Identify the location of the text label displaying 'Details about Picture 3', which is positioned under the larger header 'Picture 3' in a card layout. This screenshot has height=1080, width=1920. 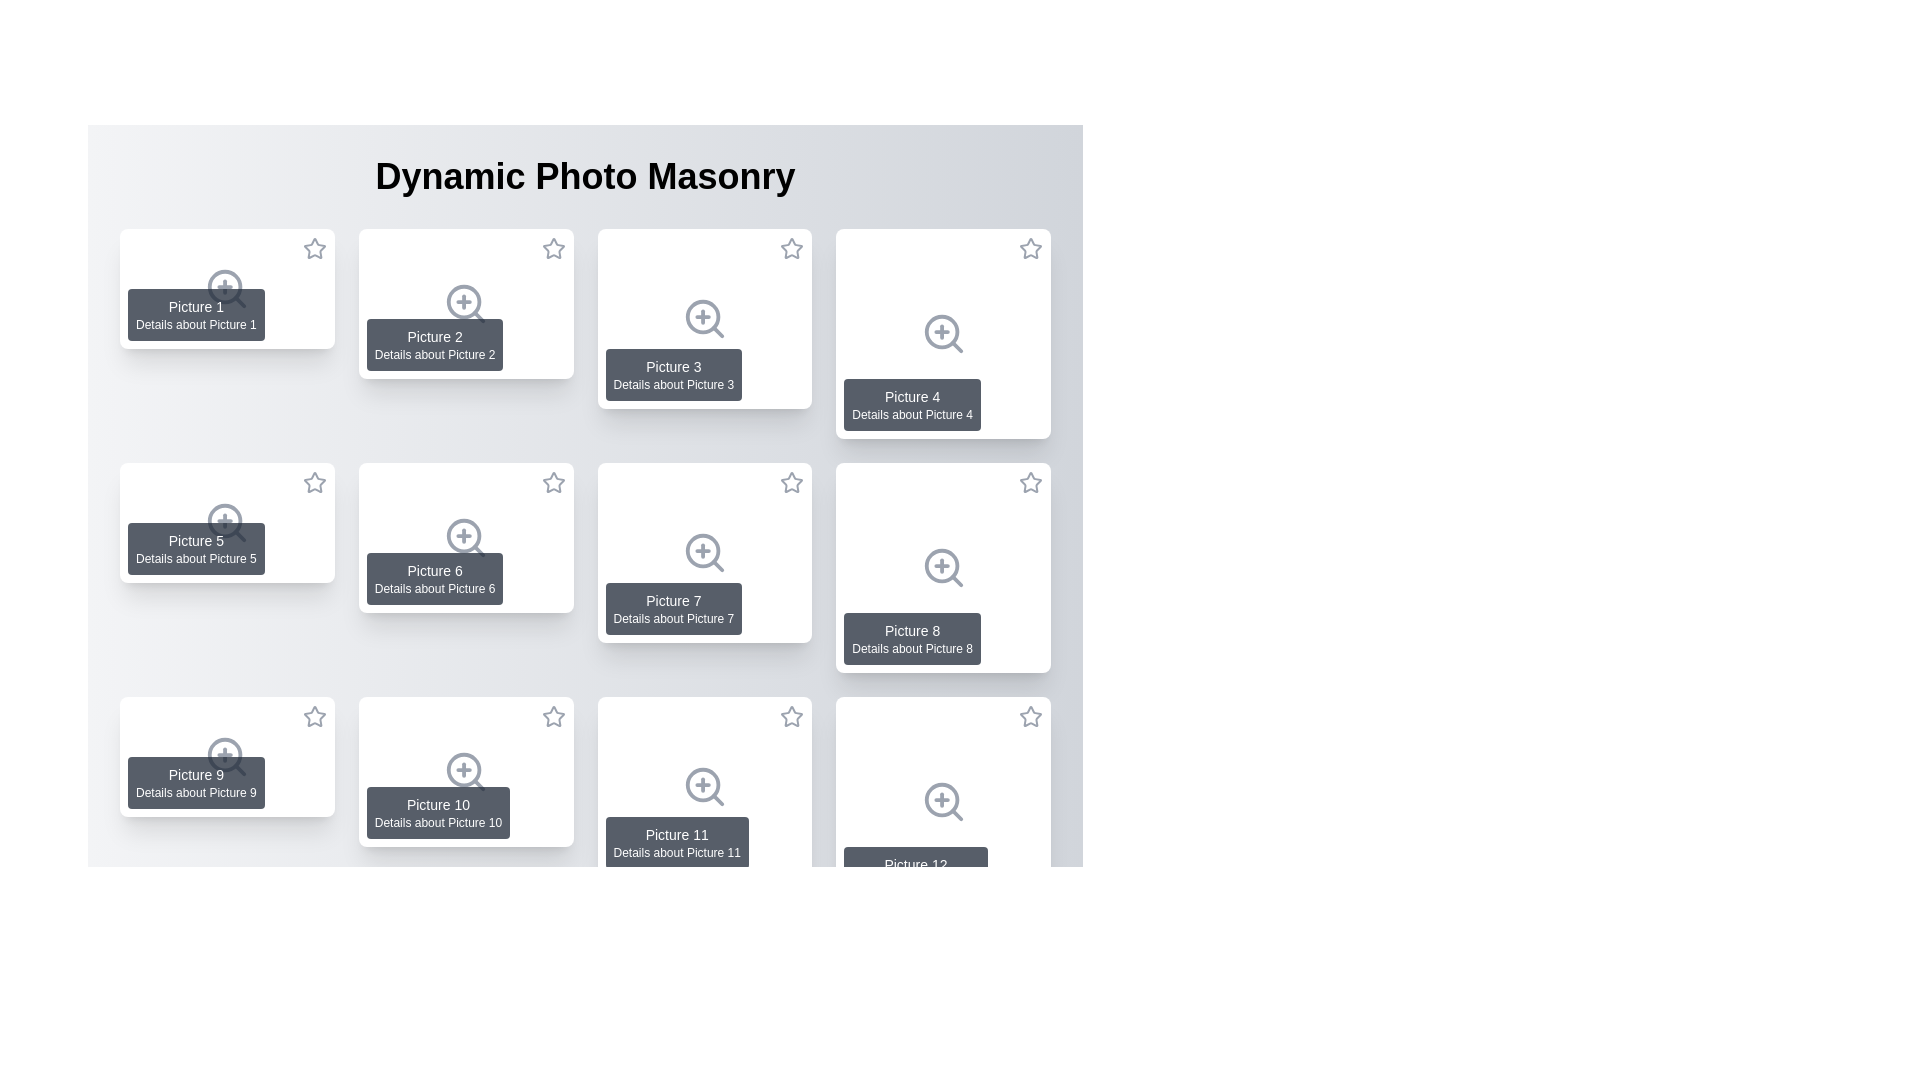
(673, 385).